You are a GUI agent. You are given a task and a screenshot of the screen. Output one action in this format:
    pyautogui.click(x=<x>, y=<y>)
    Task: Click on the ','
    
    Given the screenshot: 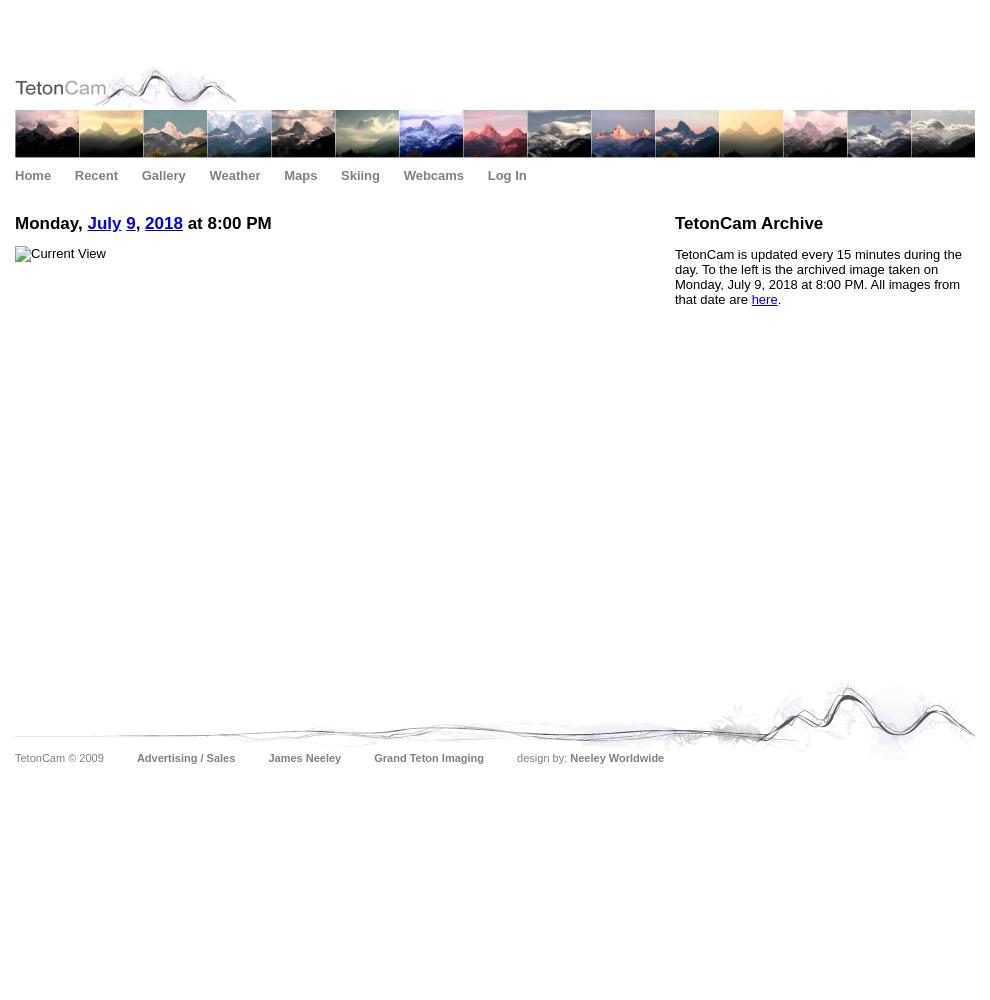 What is the action you would take?
    pyautogui.click(x=138, y=222)
    